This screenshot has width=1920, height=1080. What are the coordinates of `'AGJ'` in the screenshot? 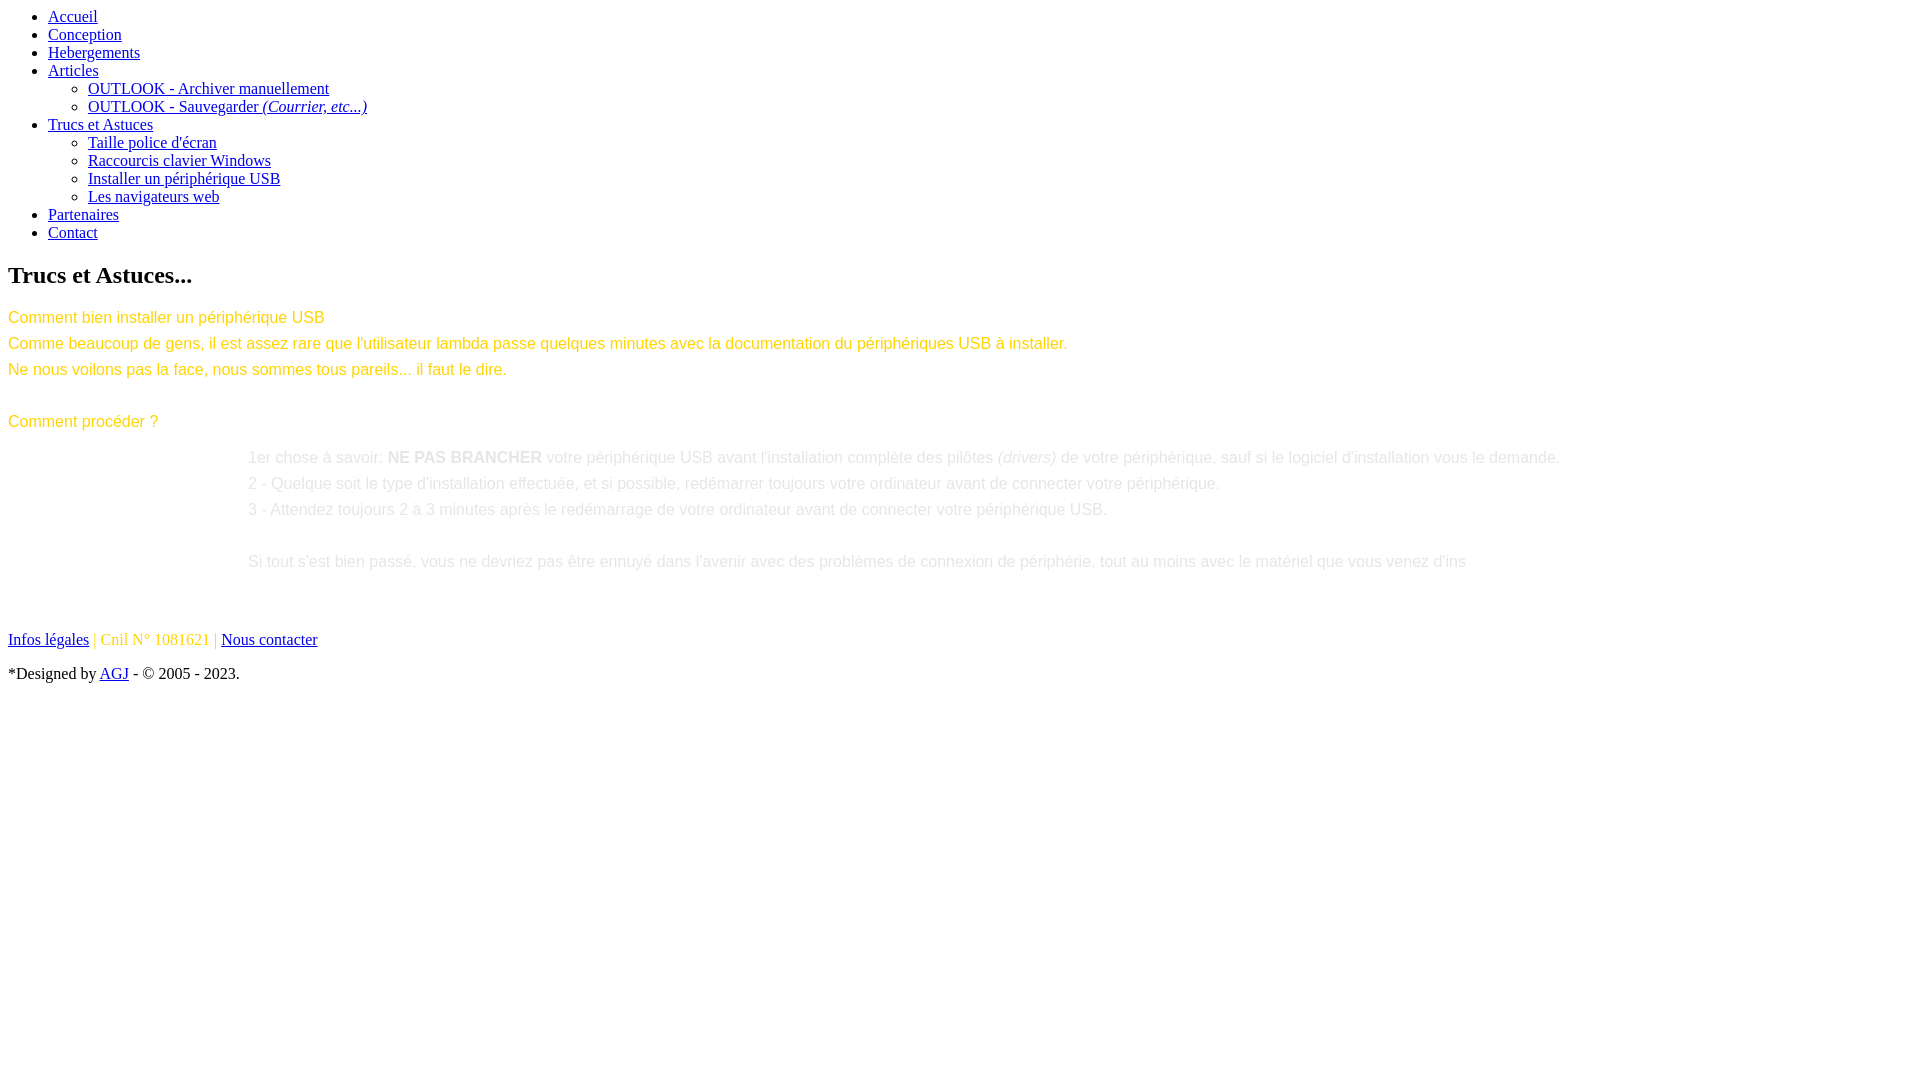 It's located at (113, 673).